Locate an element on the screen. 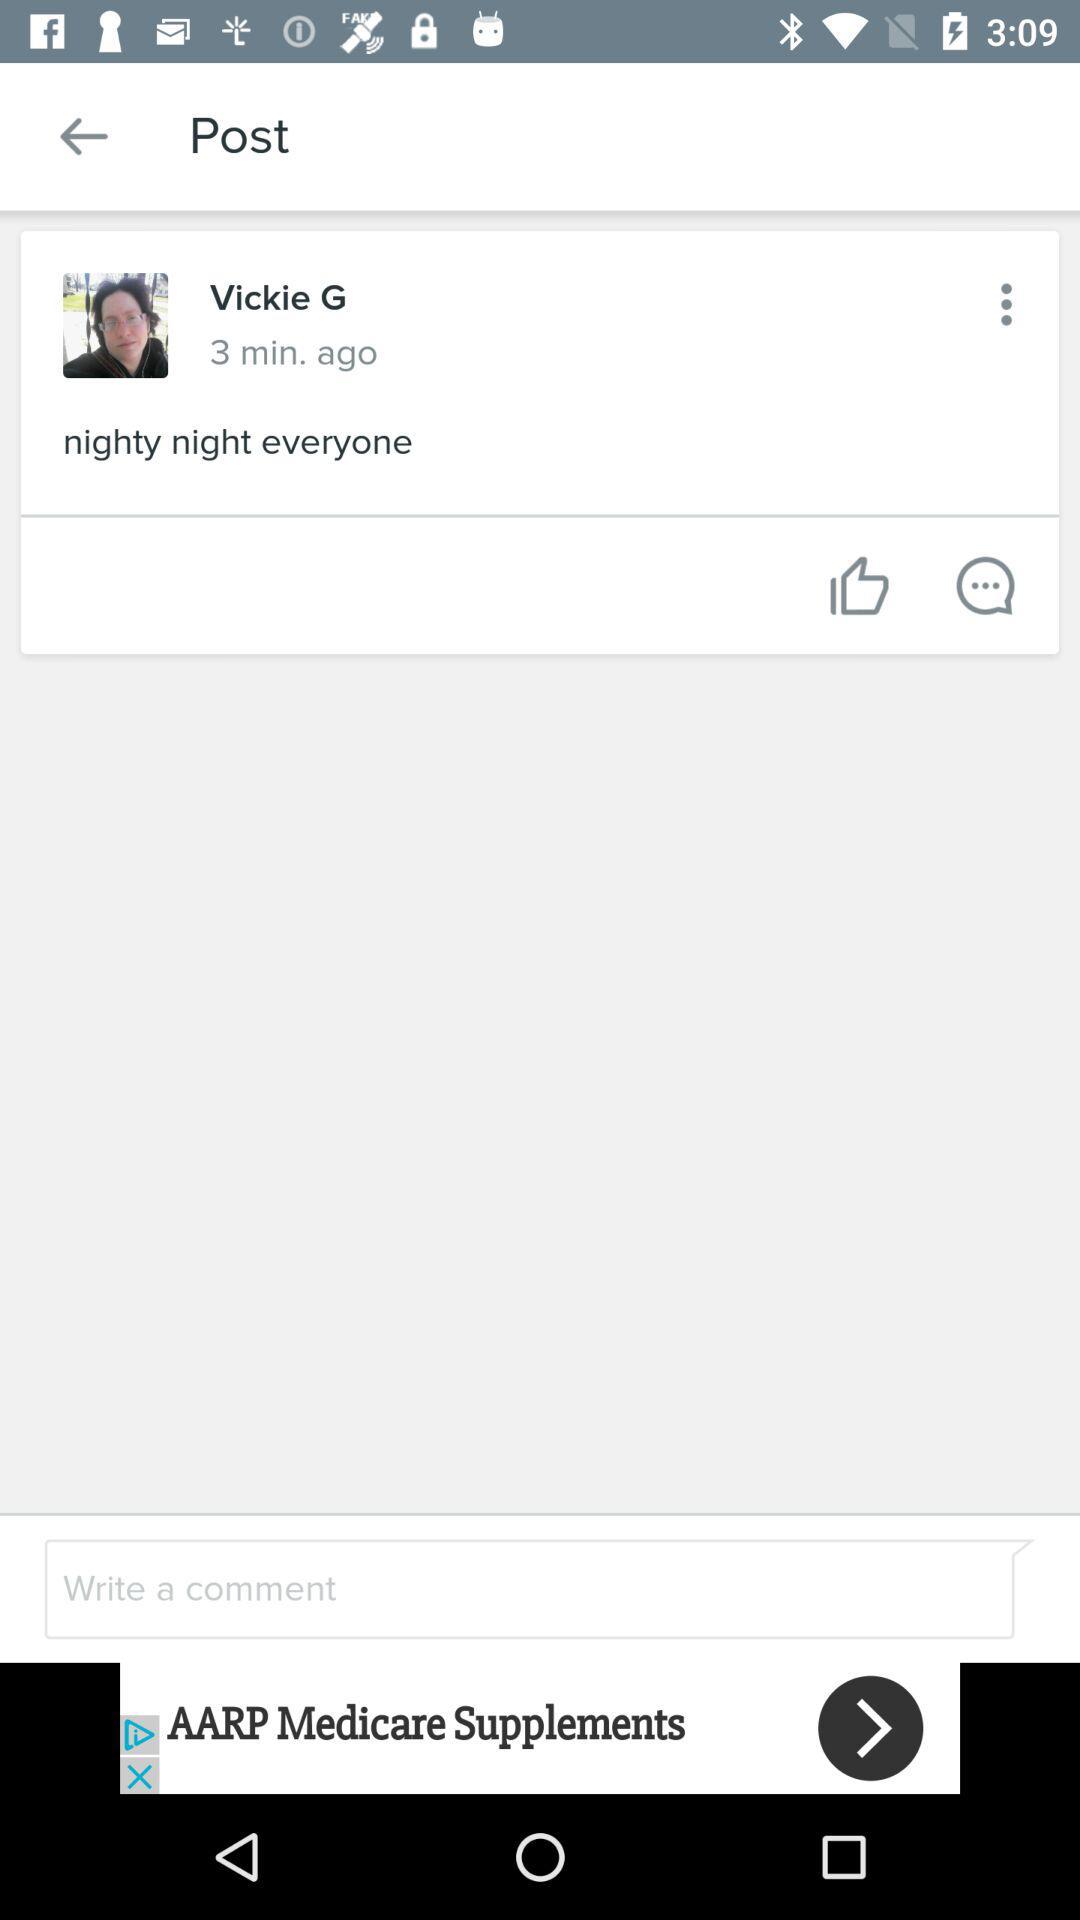  more options icon is located at coordinates (1006, 303).